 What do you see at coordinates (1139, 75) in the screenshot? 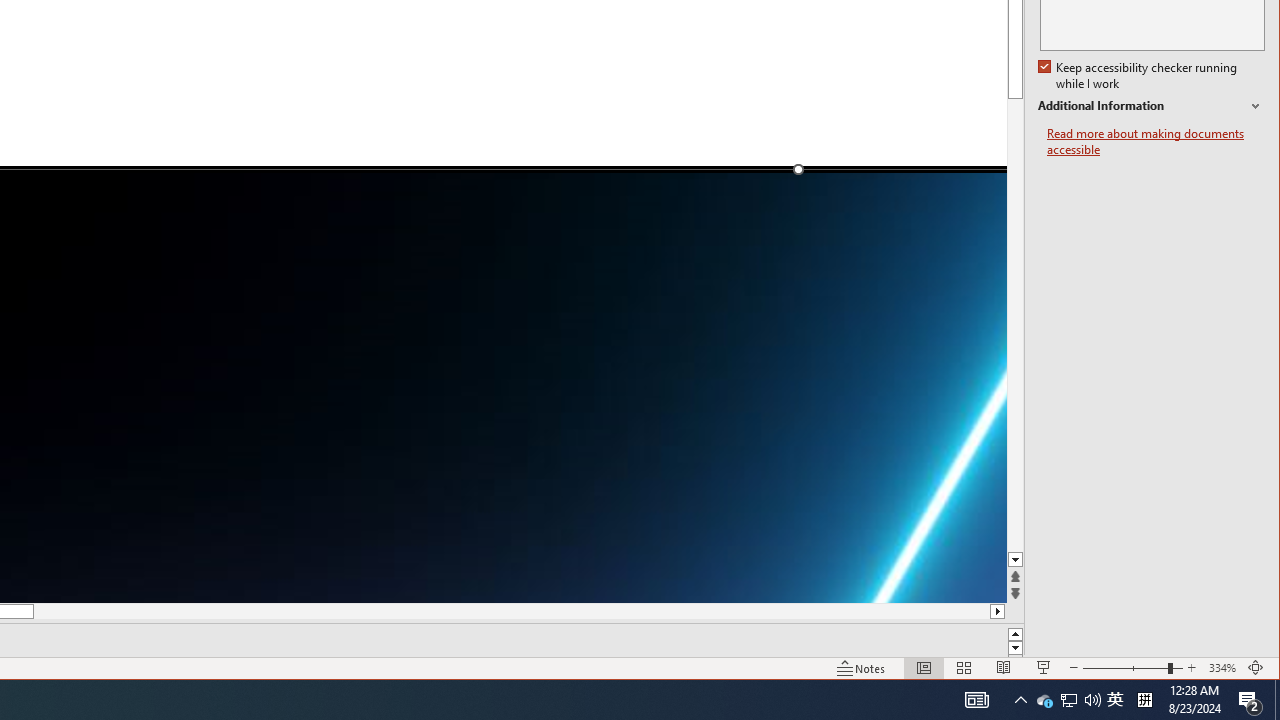
I see `'Keep accessibility checker running while I work'` at bounding box center [1139, 75].